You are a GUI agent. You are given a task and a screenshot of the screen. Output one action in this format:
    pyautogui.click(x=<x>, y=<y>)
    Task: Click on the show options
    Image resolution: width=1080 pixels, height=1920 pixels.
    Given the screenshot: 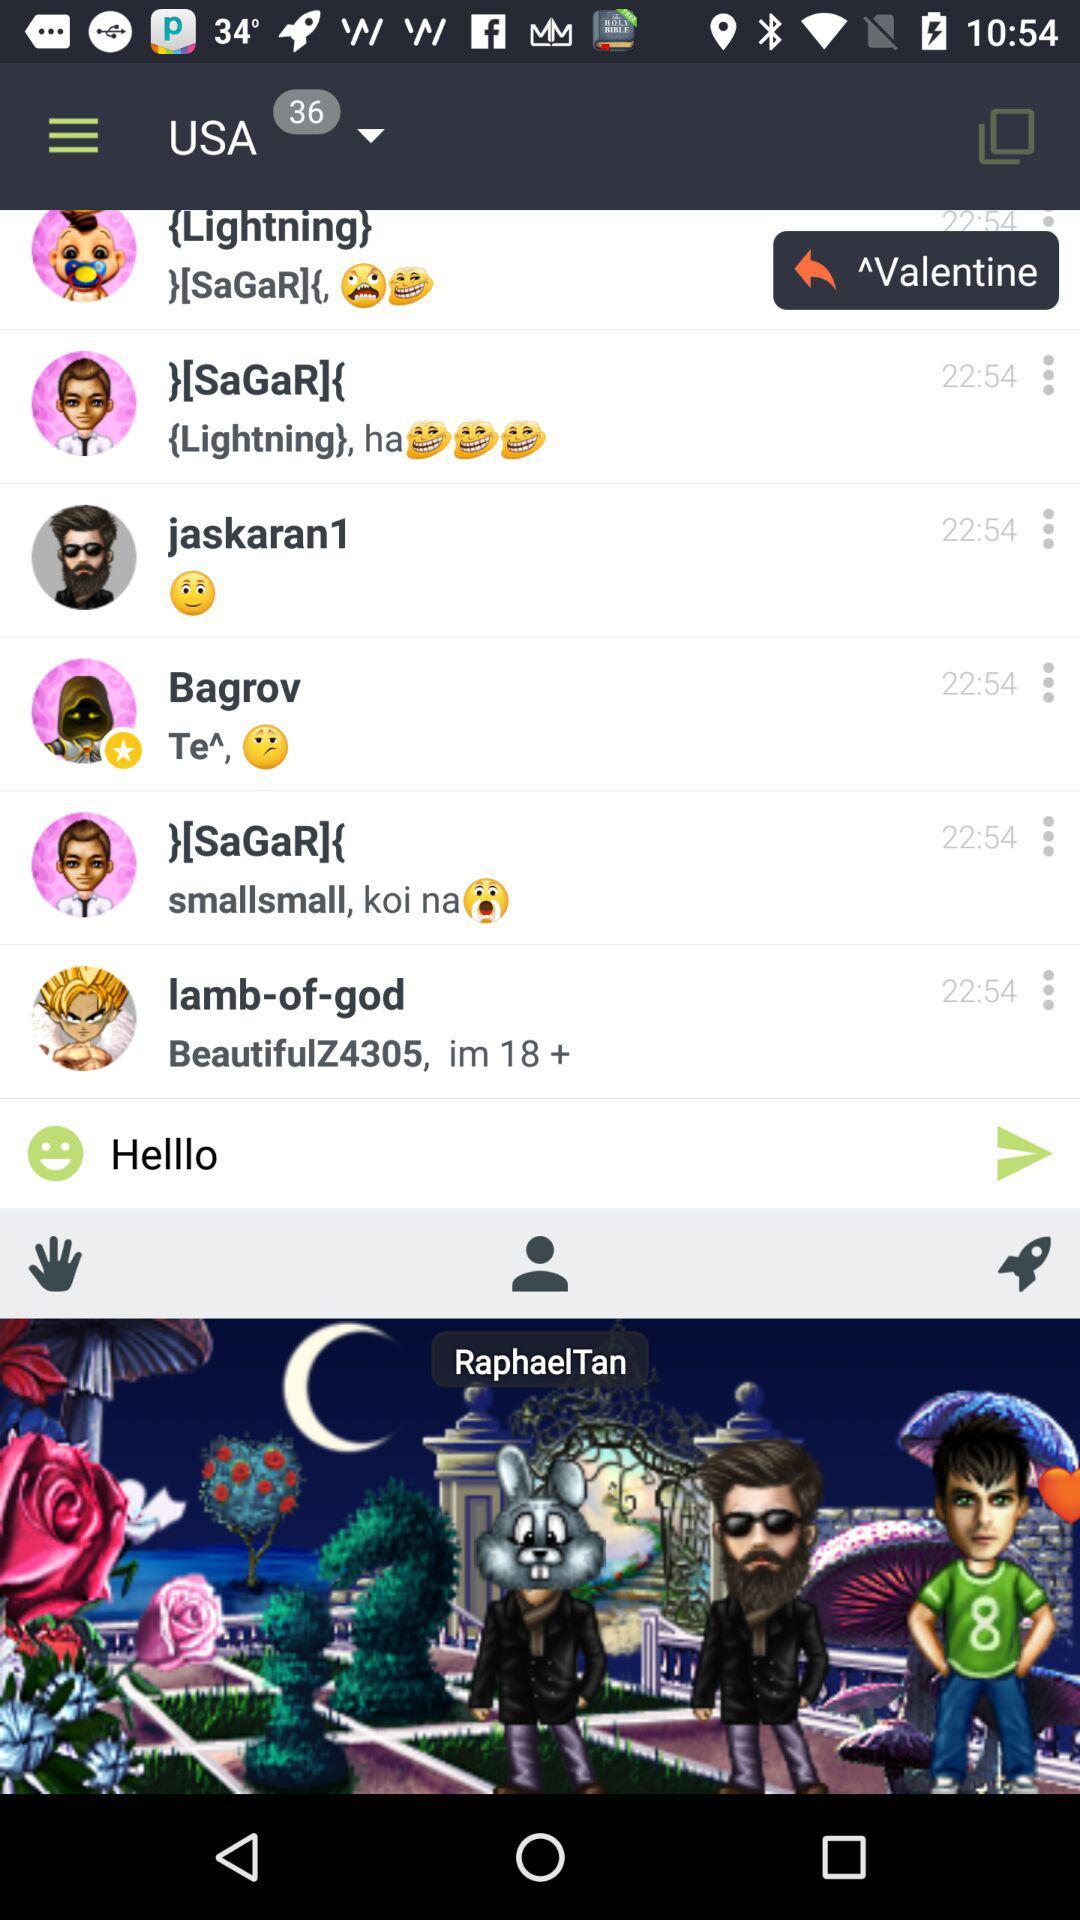 What is the action you would take?
    pyautogui.click(x=1047, y=682)
    